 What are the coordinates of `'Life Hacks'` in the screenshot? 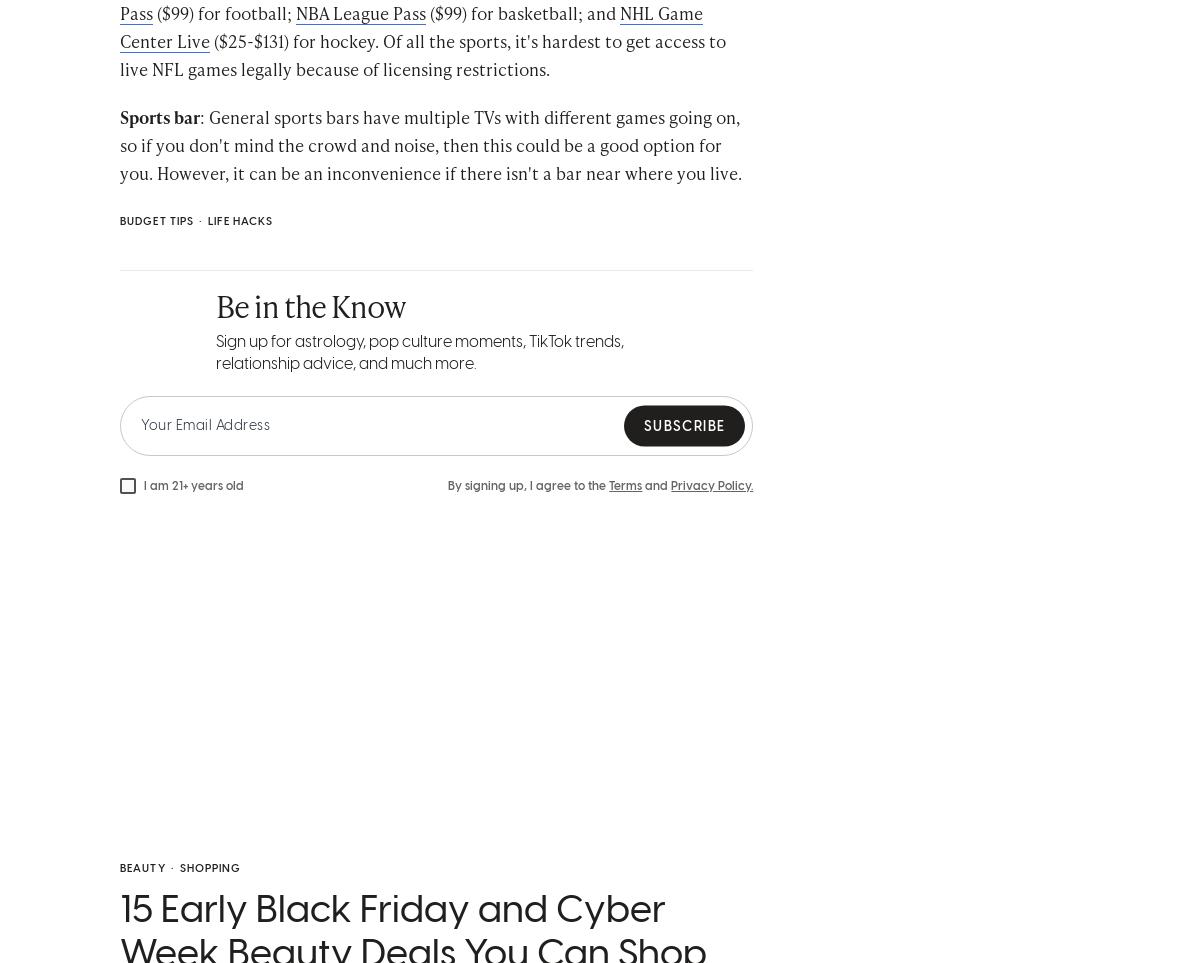 It's located at (239, 248).